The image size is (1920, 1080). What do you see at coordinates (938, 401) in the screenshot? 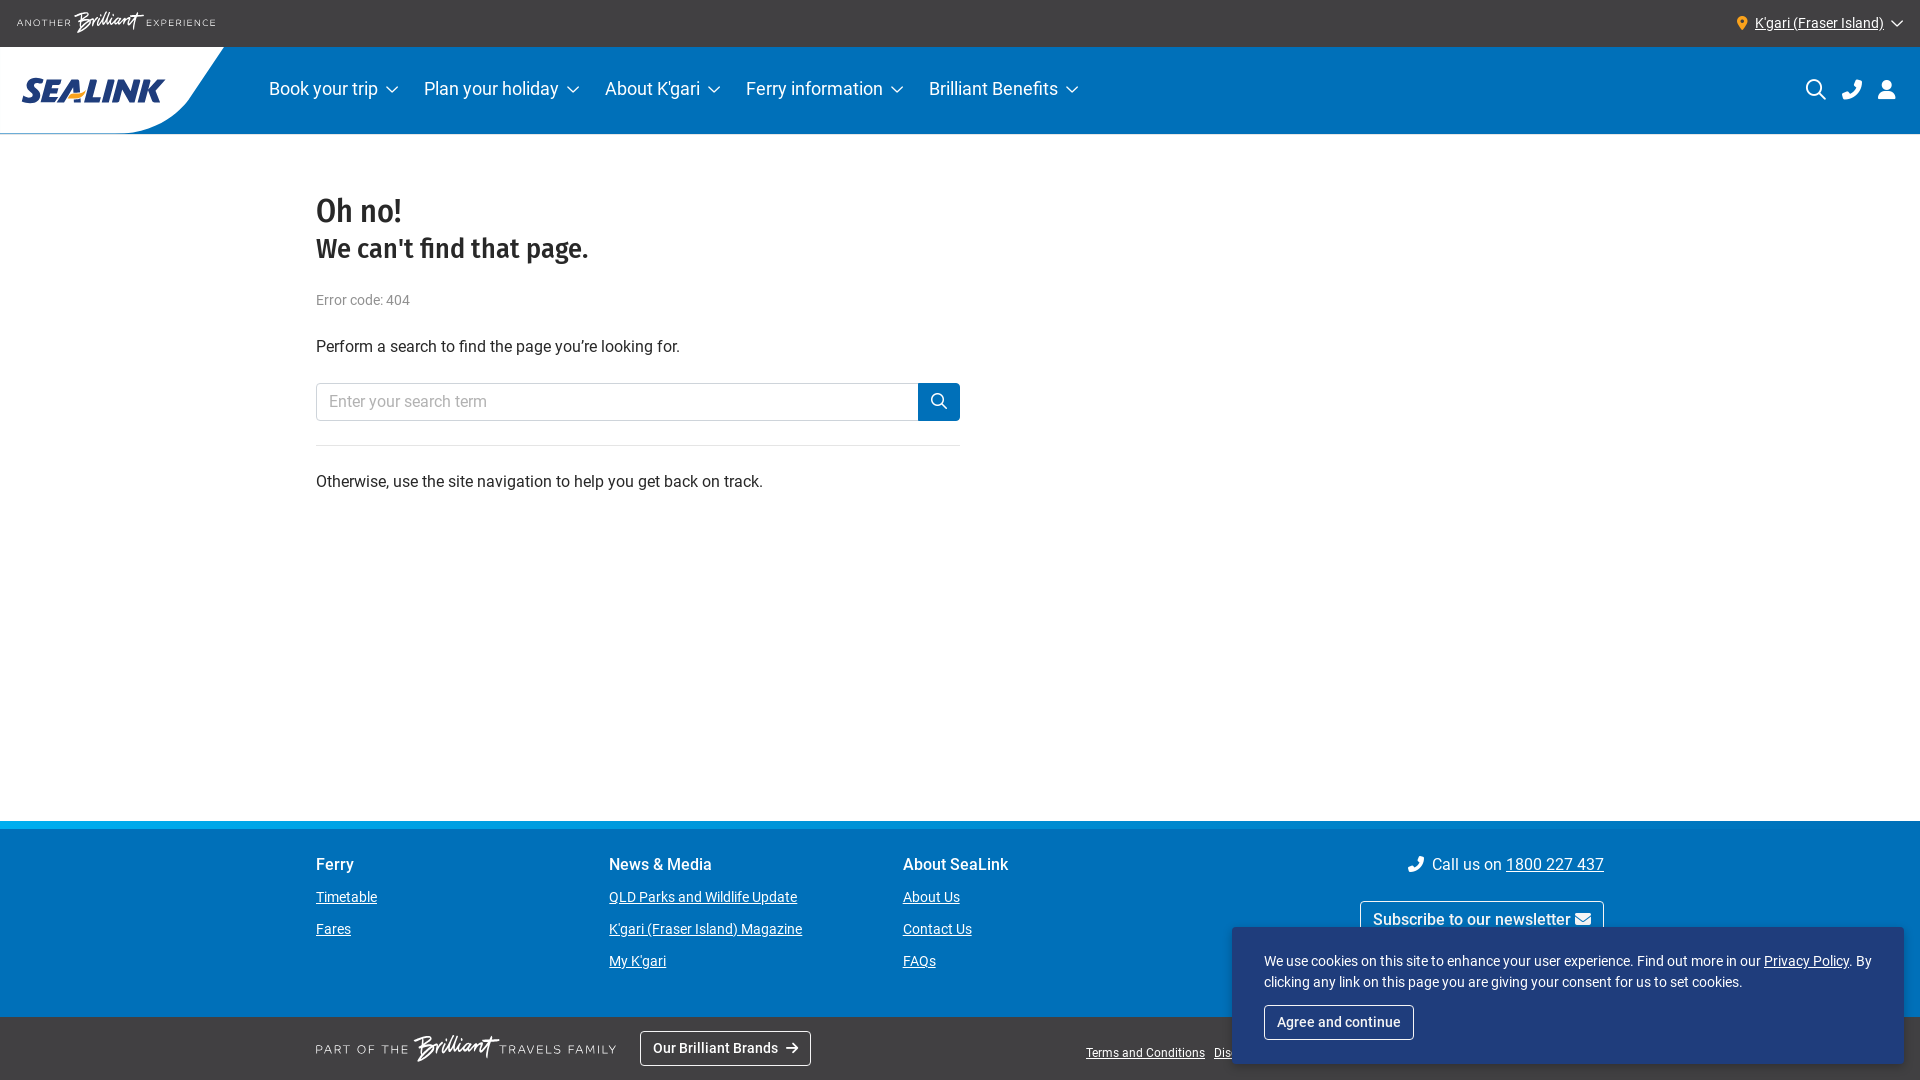
I see `'Search'` at bounding box center [938, 401].